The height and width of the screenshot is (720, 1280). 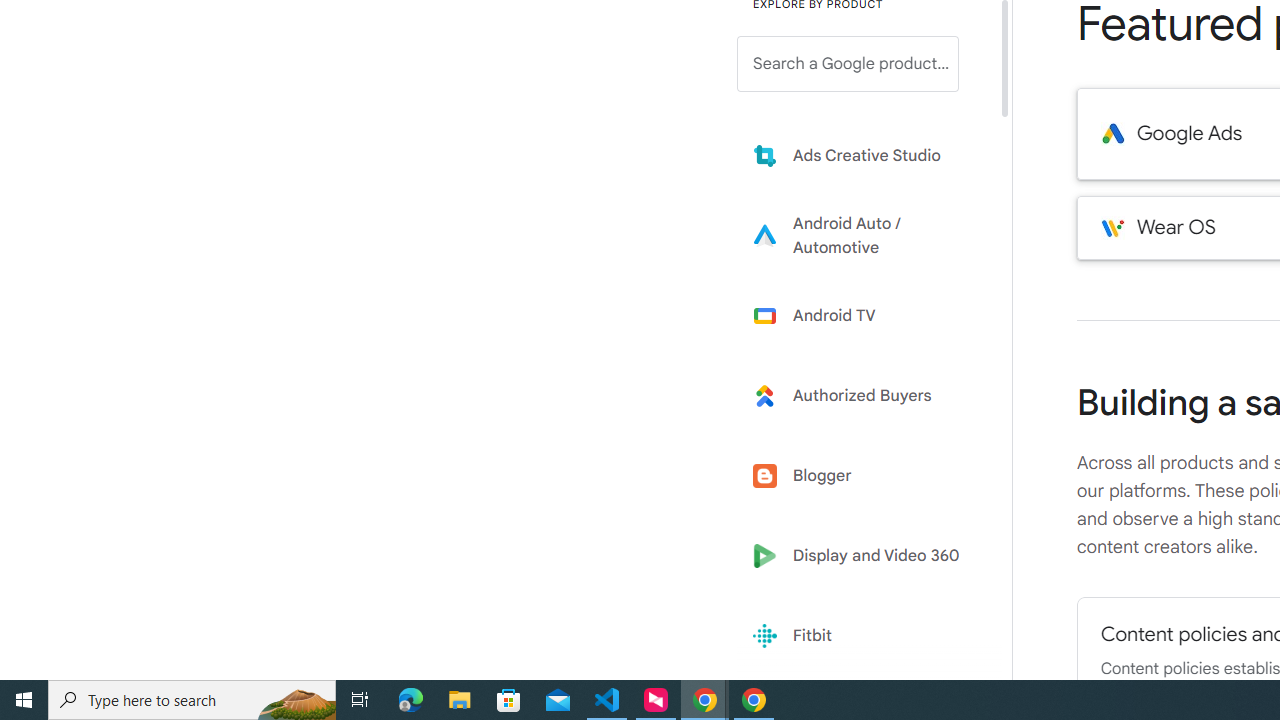 What do you see at coordinates (862, 636) in the screenshot?
I see `'Fitbit'` at bounding box center [862, 636].